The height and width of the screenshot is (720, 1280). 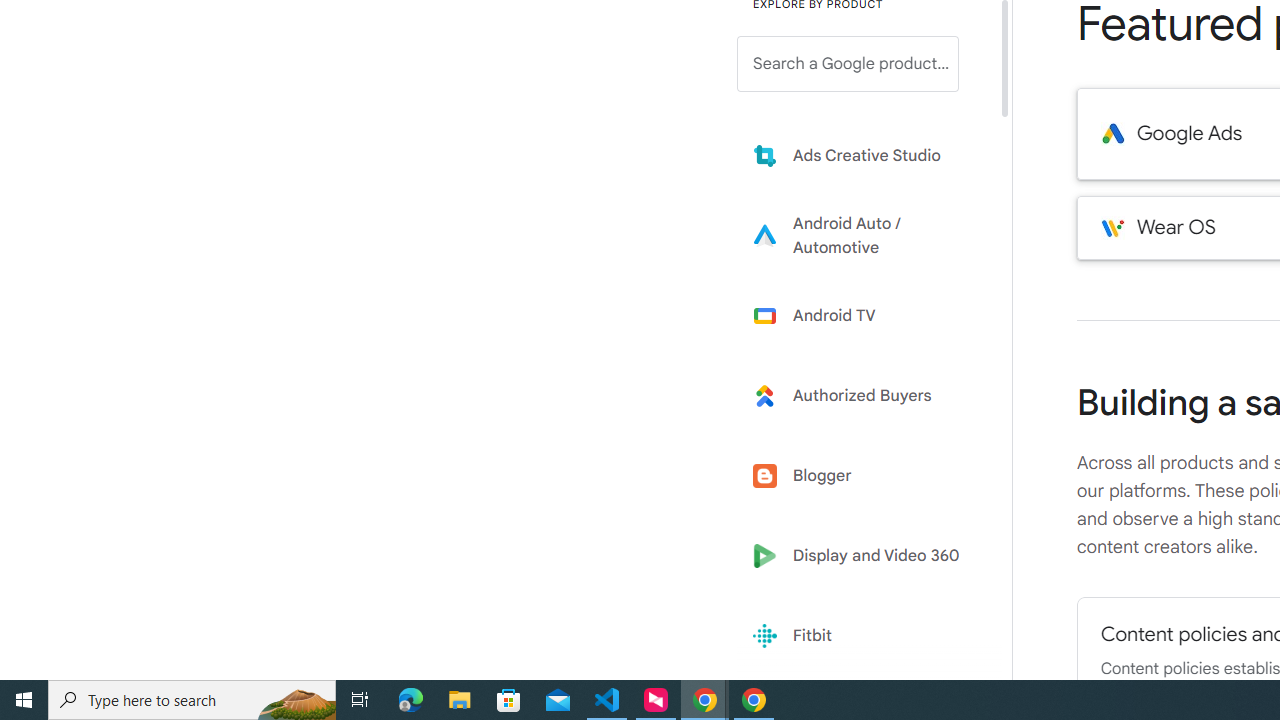 What do you see at coordinates (862, 636) in the screenshot?
I see `'Fitbit'` at bounding box center [862, 636].